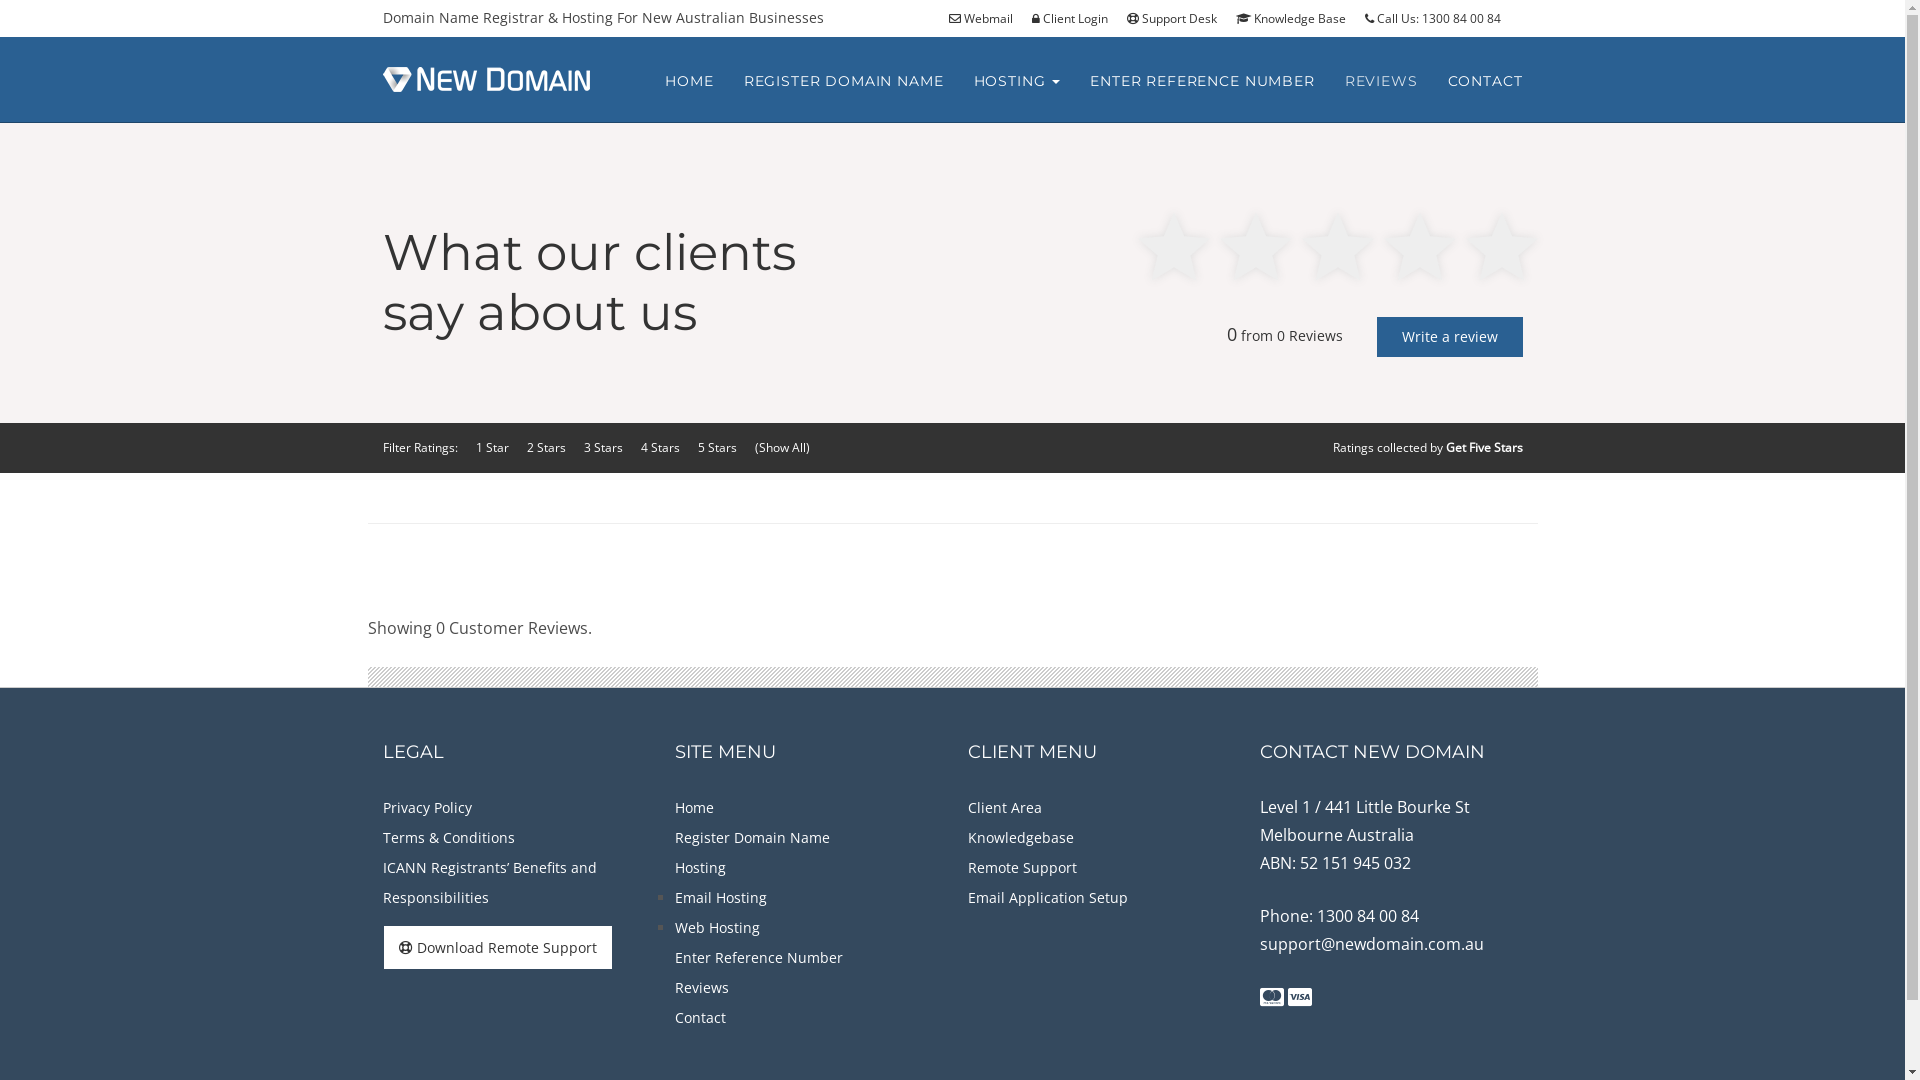 The height and width of the screenshot is (1080, 1920). Describe the element at coordinates (675, 837) in the screenshot. I see `'Register Domain Name'` at that location.